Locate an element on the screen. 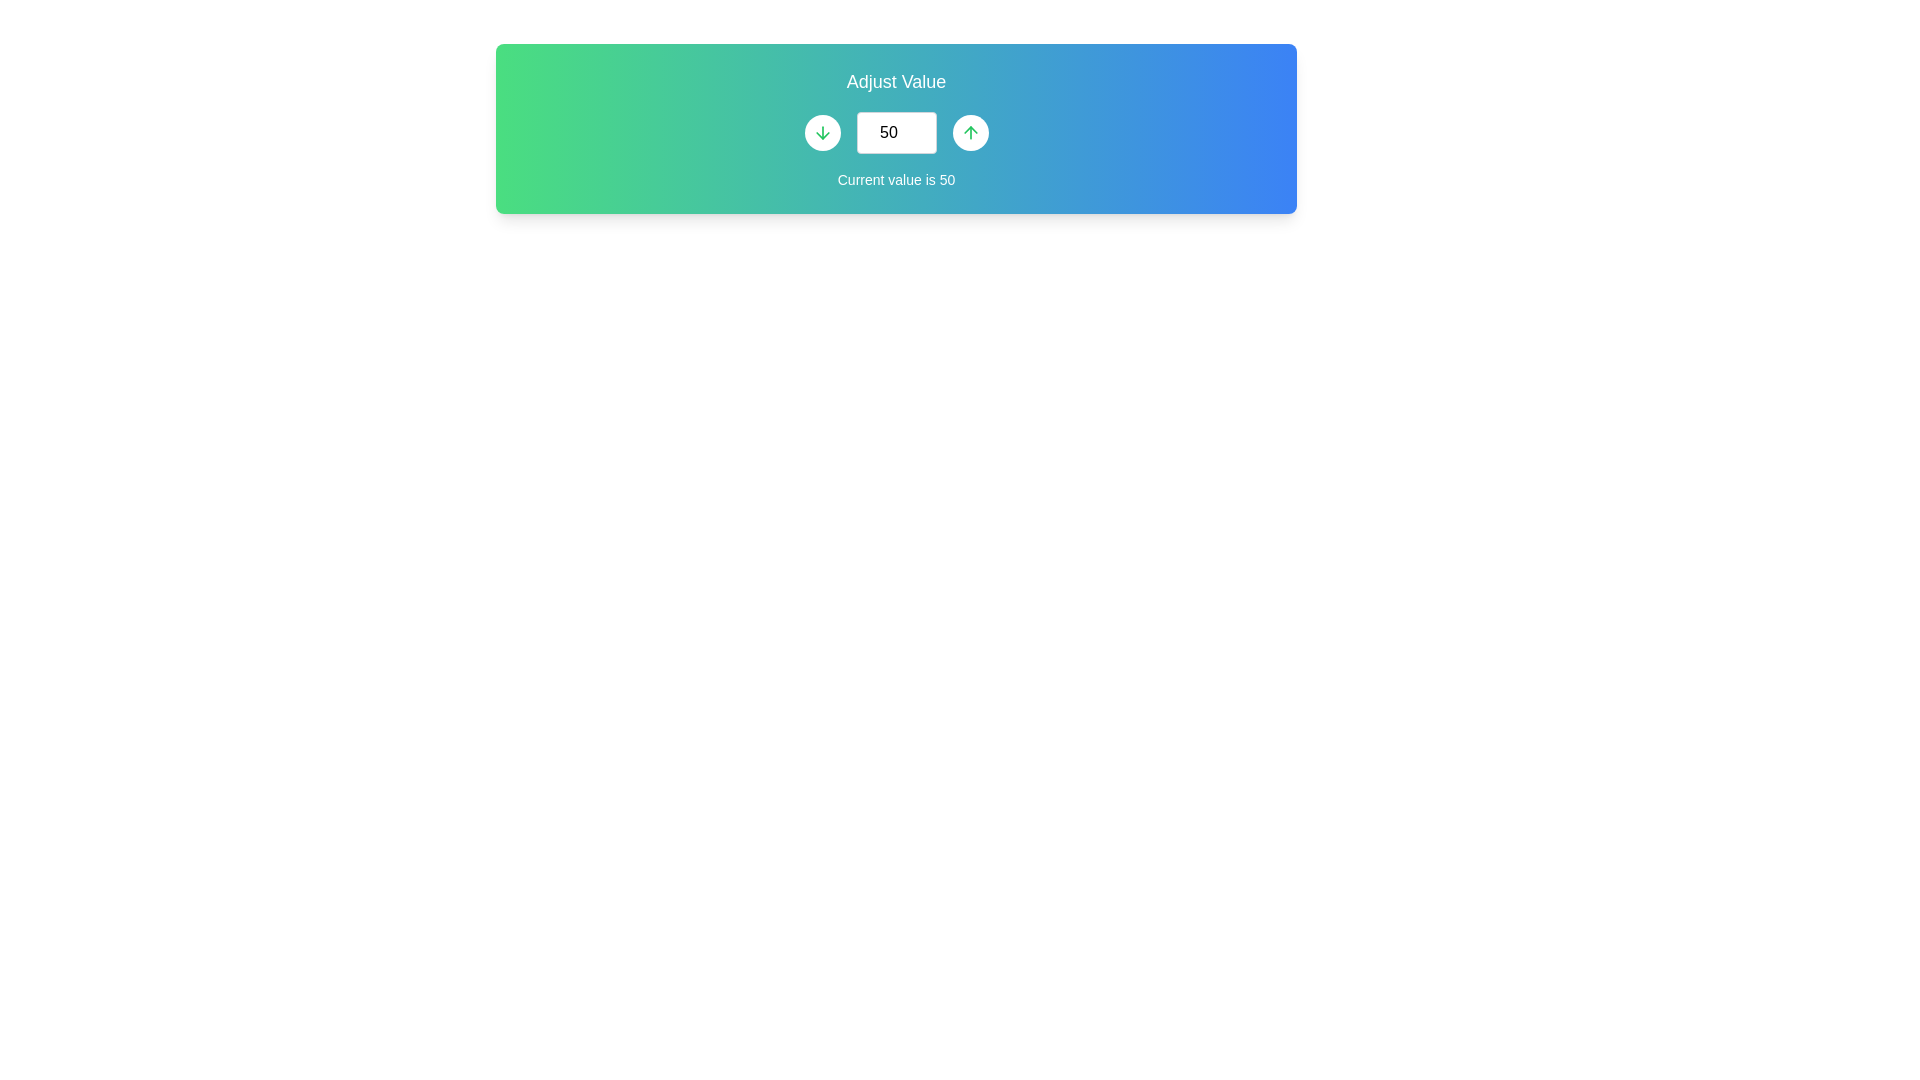 This screenshot has height=1080, width=1920. the centrally positioned numeric input field to focus on it, which is located between two circular buttons in a horizontally-oriented, gradient-colored box with rounded corners is located at coordinates (895, 132).